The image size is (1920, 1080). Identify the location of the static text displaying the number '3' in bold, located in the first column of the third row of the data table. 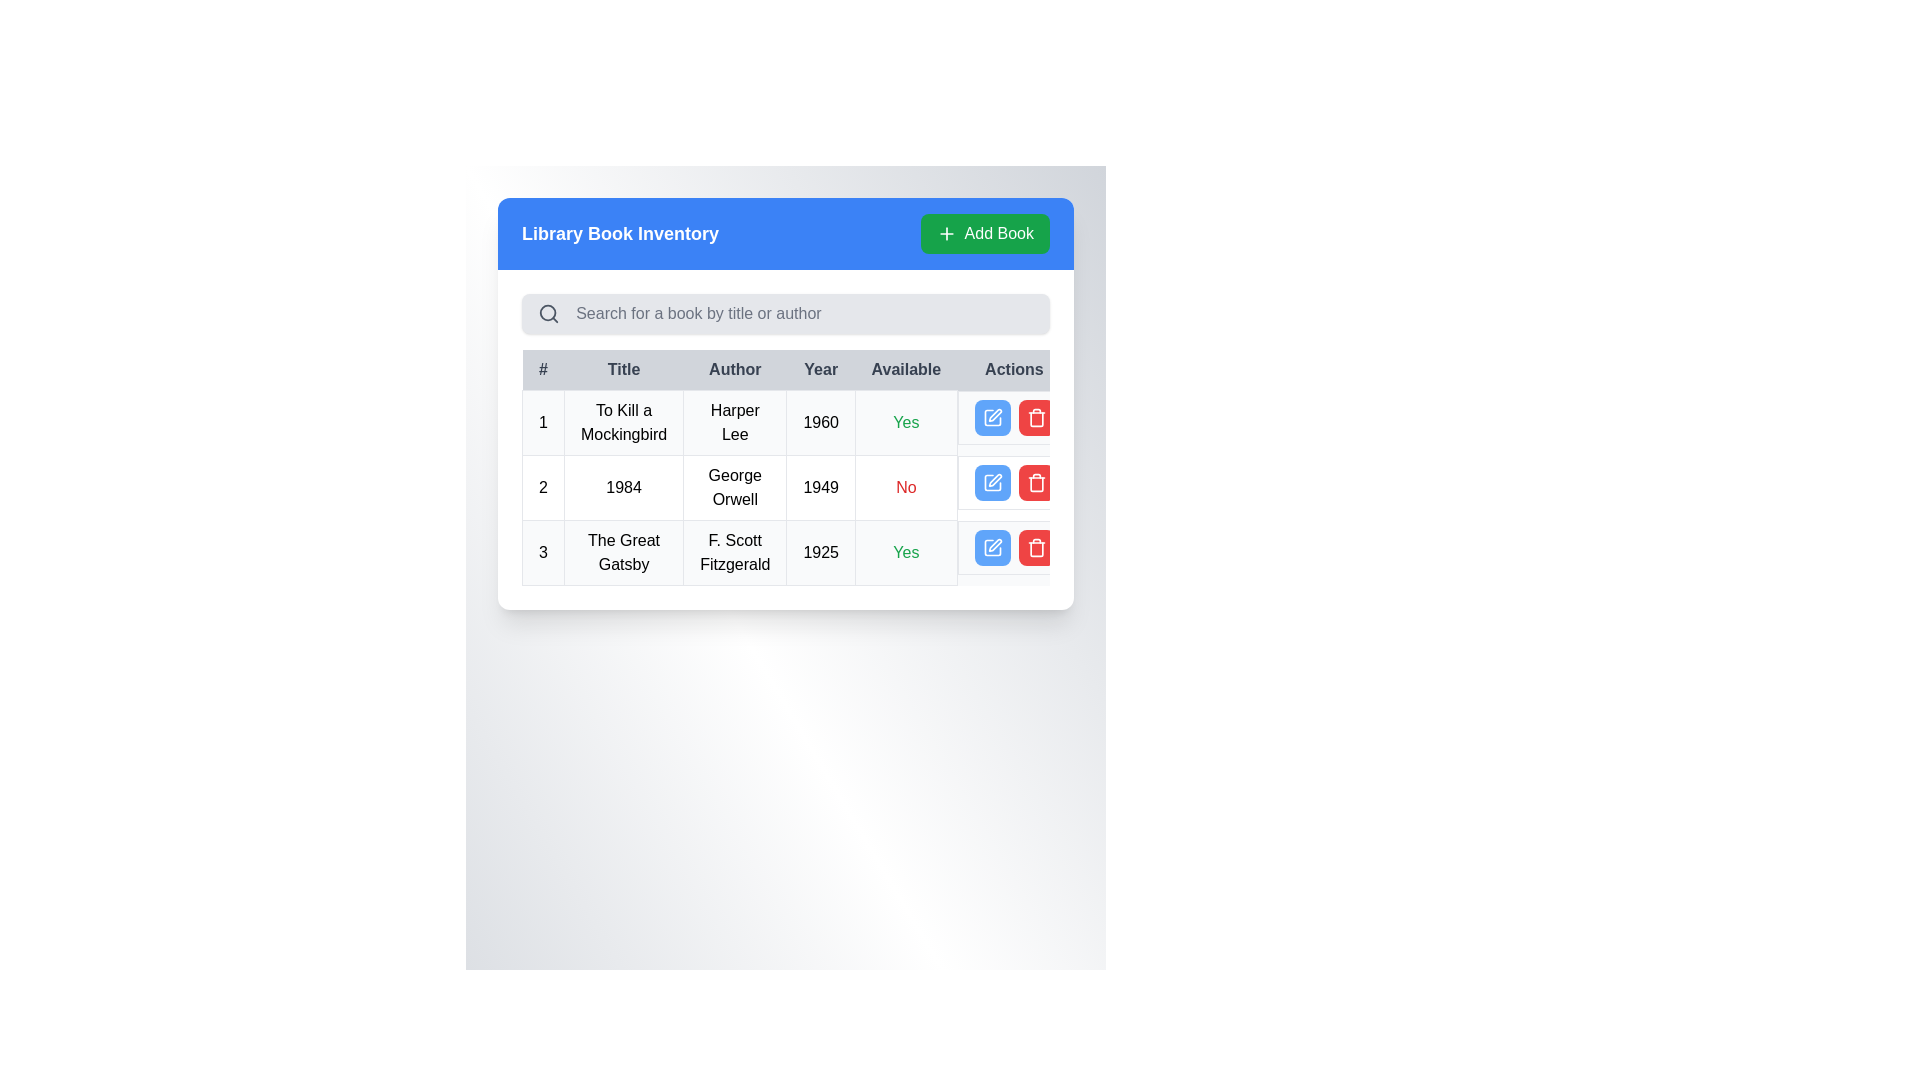
(543, 552).